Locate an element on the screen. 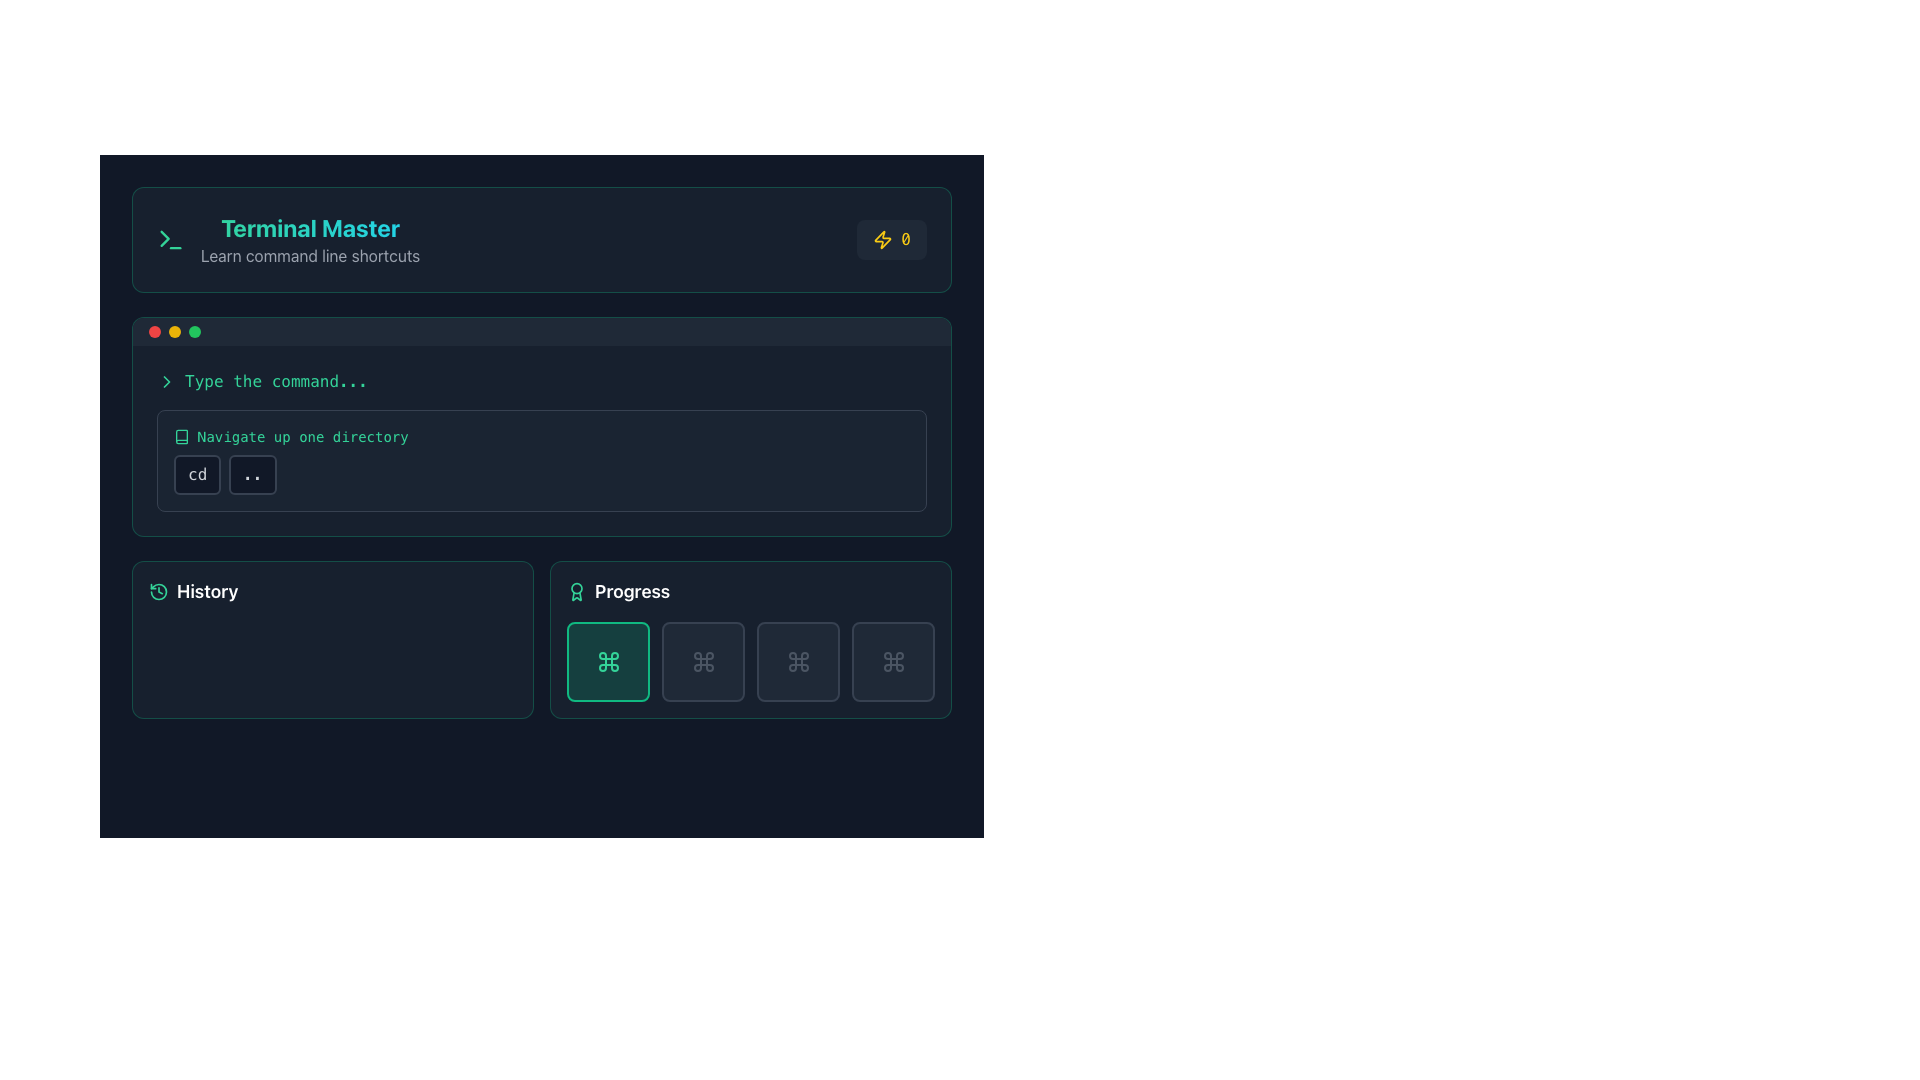  the static text element that serves as a placeholder or instruction for the user to type a command, located in the upper-middle section of the terminal-like interface is located at coordinates (275, 381).